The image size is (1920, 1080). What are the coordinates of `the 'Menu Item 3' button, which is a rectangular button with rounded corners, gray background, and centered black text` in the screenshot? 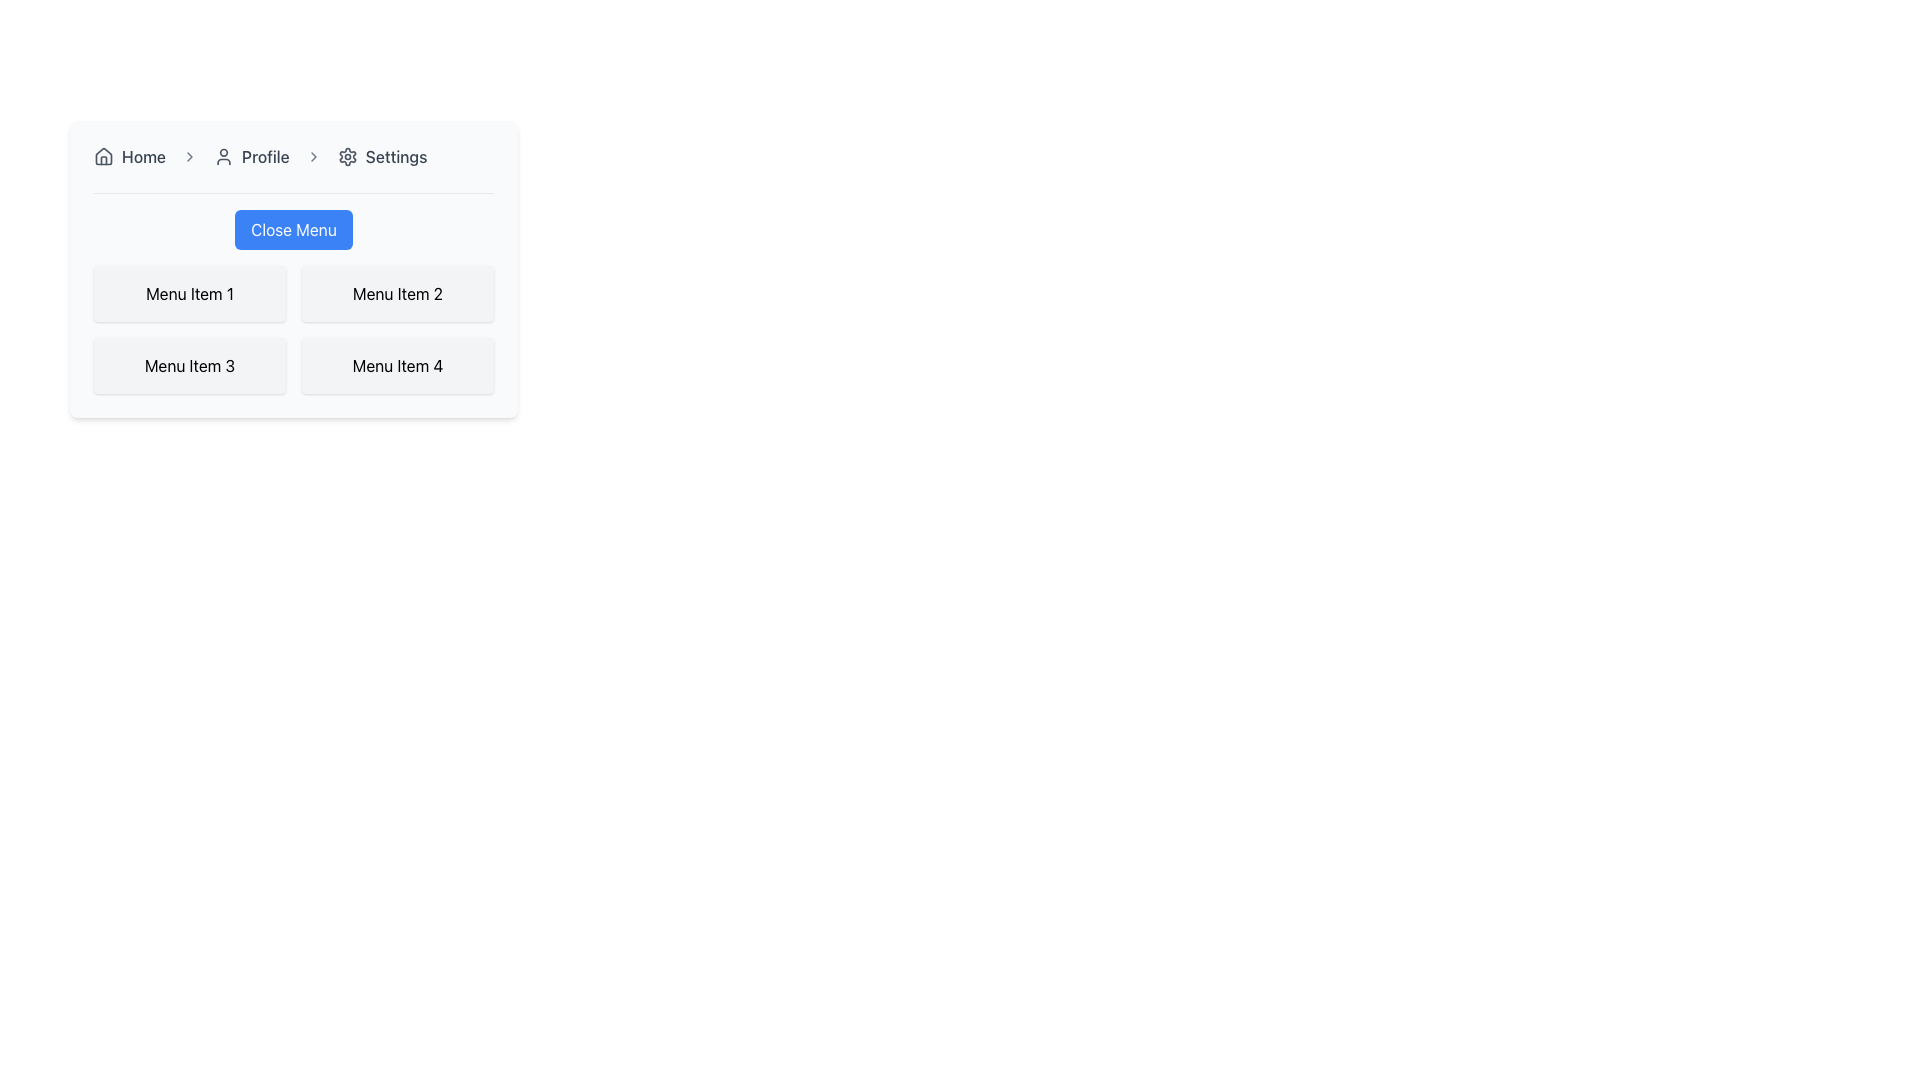 It's located at (190, 366).